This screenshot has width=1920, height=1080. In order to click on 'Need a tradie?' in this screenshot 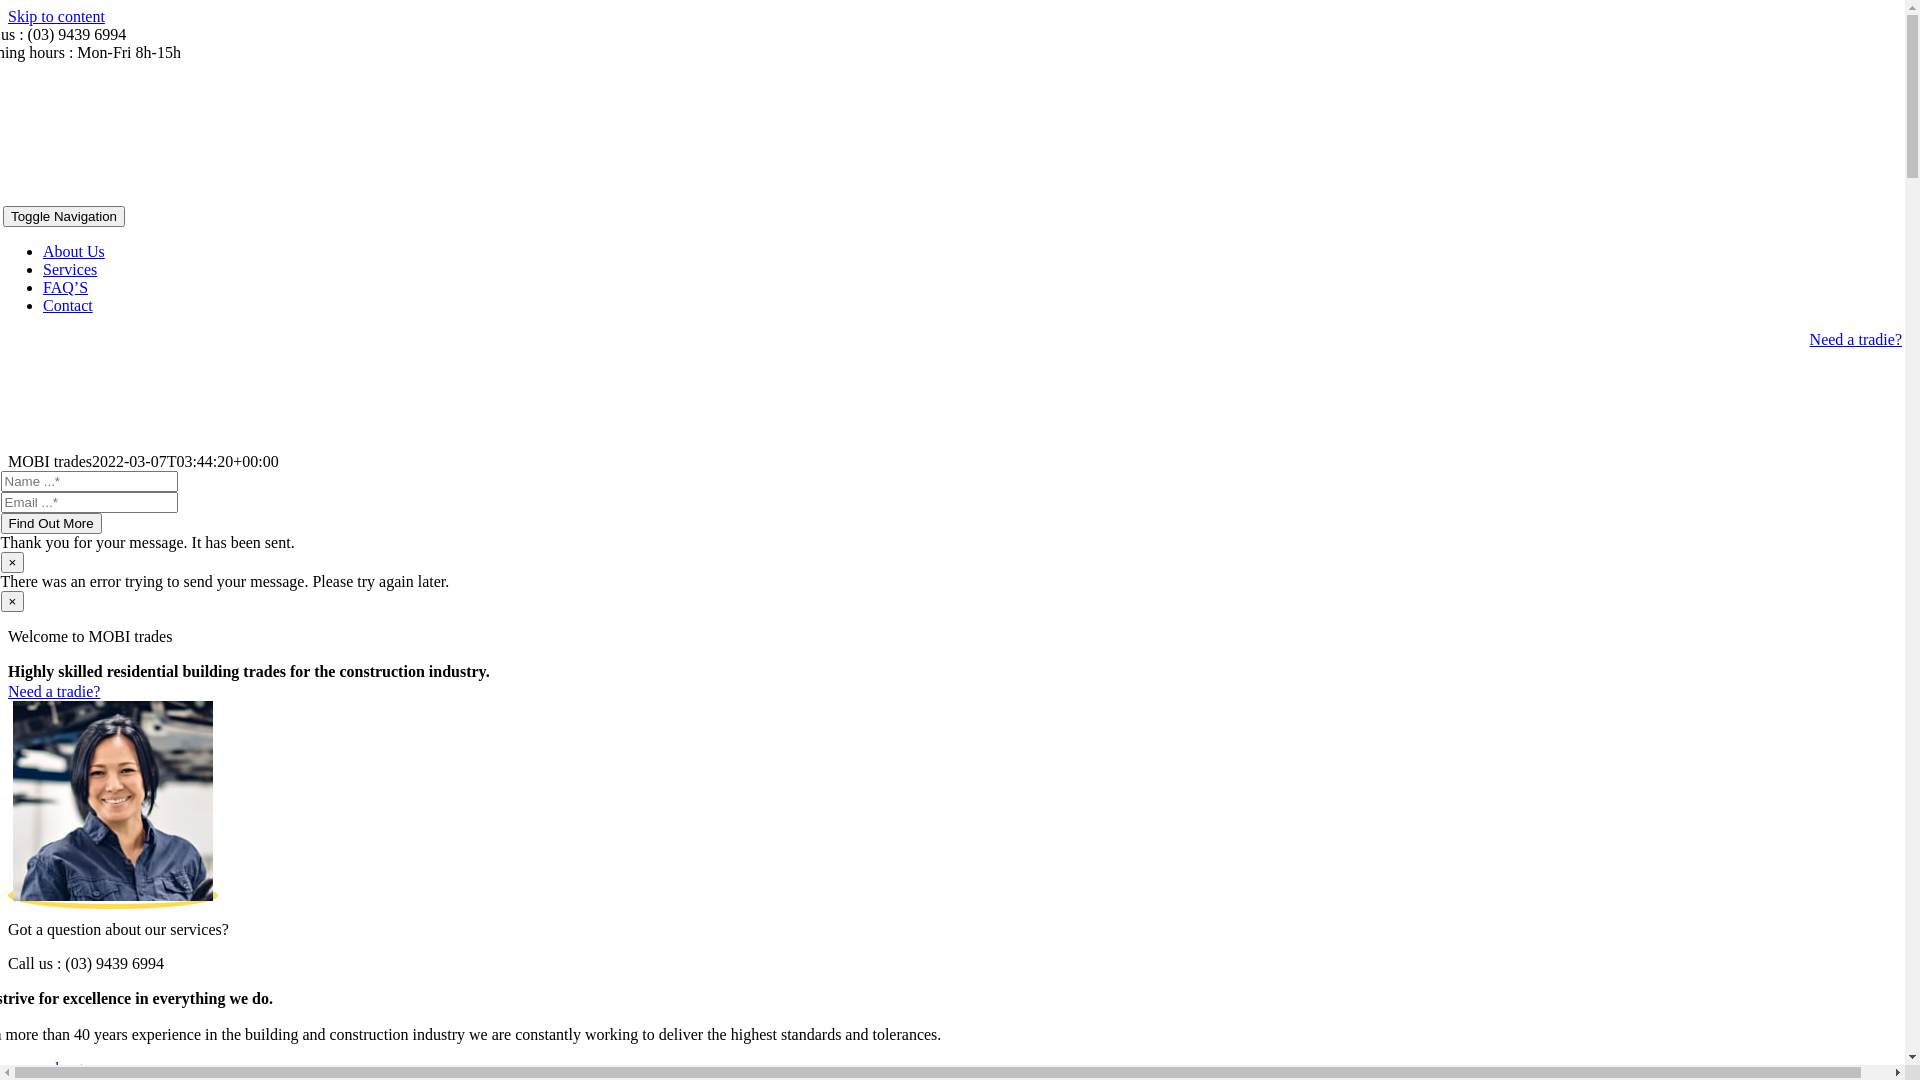, I will do `click(53, 690)`.